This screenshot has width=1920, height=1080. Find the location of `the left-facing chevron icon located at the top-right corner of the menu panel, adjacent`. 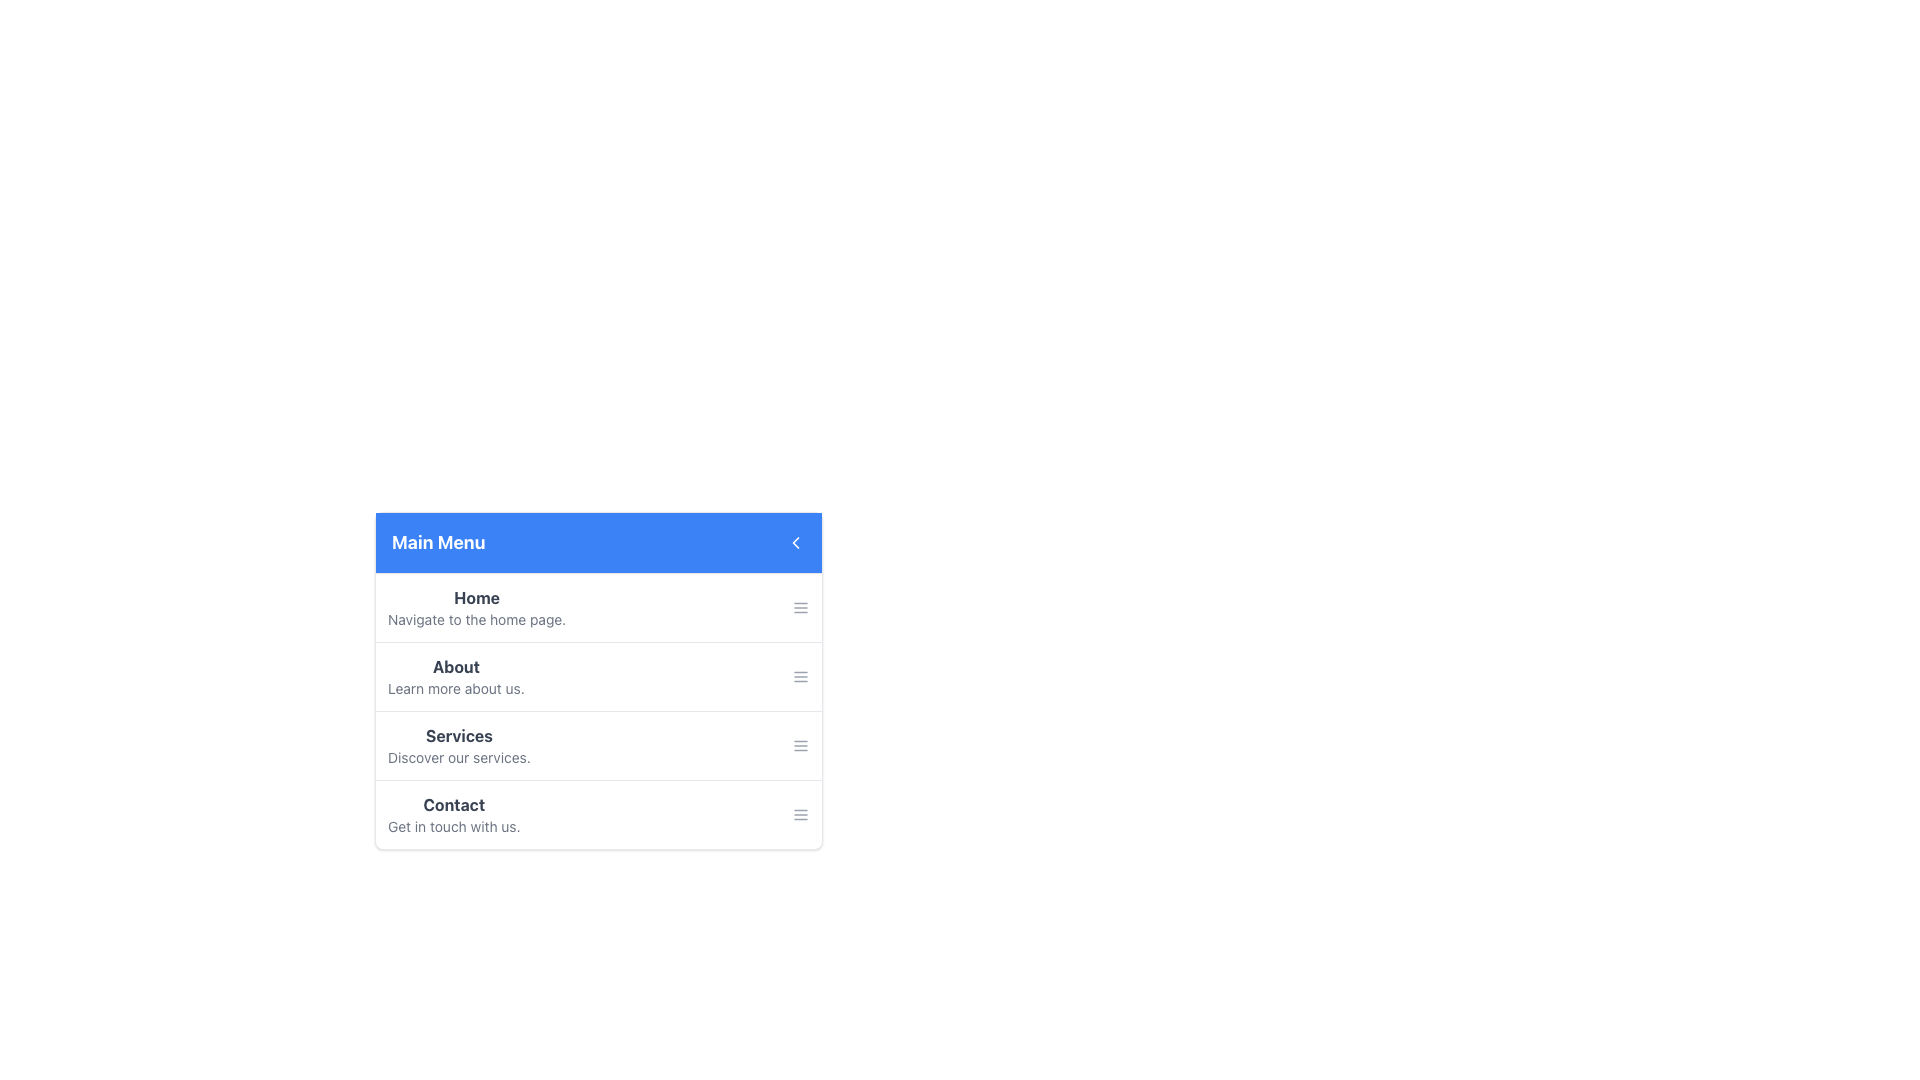

the left-facing chevron icon located at the top-right corner of the menu panel, adjacent is located at coordinates (795, 543).